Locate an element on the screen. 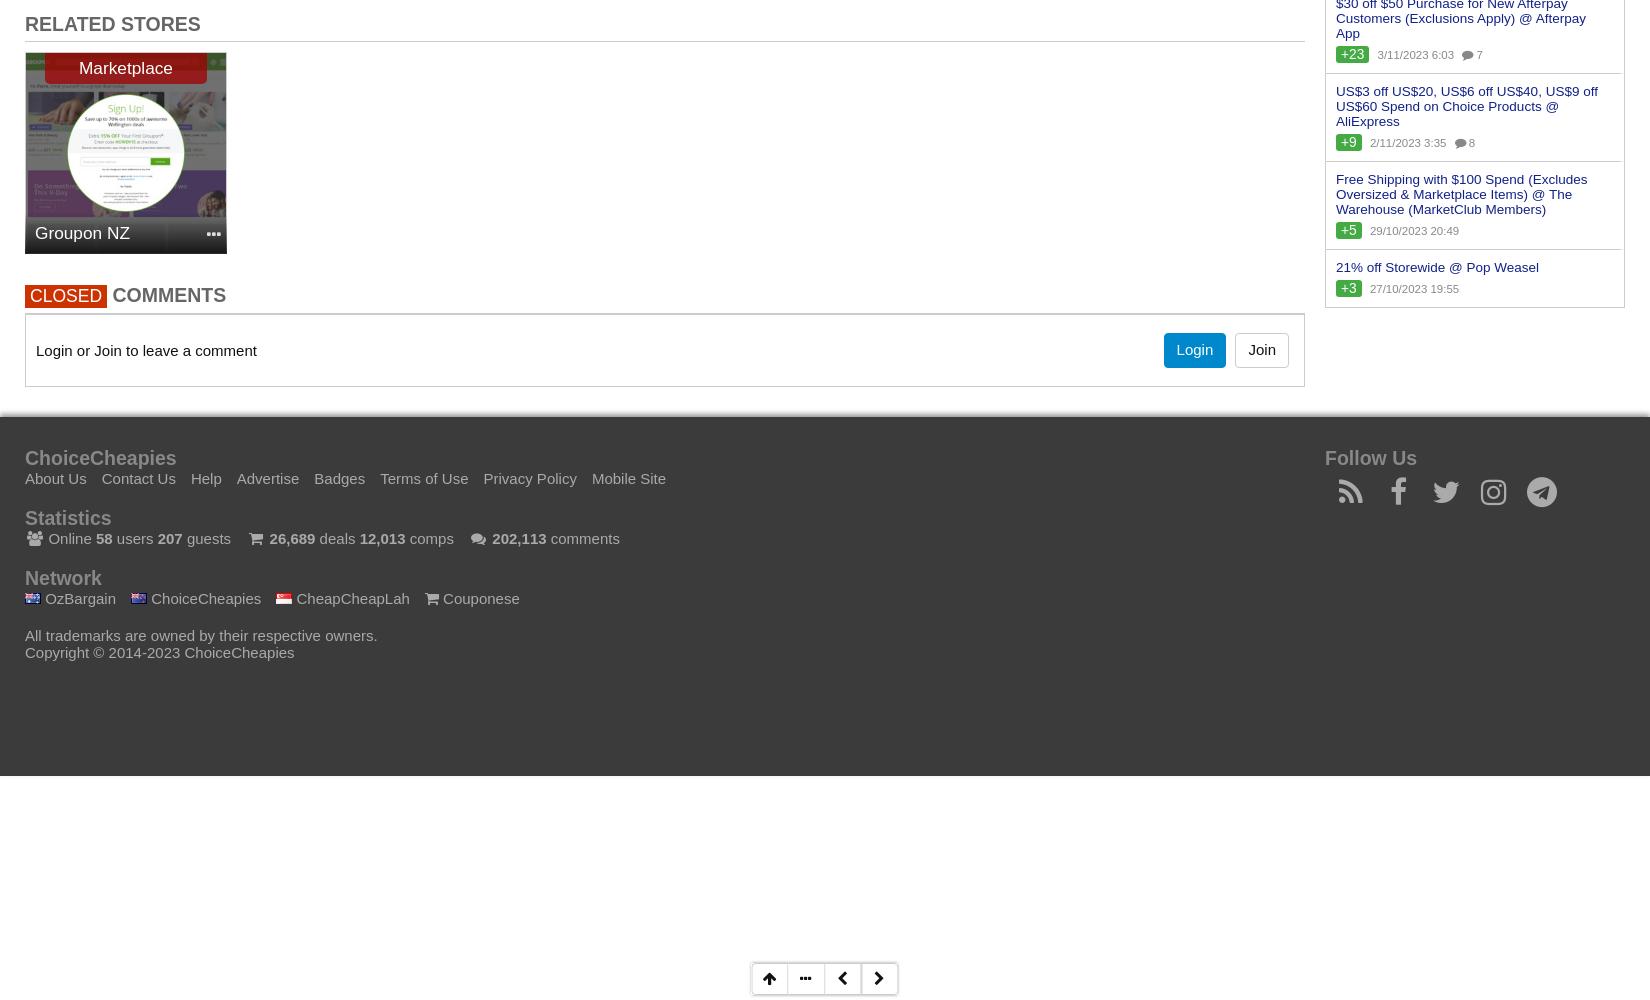 This screenshot has width=1650, height=1000. 'Follow Us' is located at coordinates (1369, 456).